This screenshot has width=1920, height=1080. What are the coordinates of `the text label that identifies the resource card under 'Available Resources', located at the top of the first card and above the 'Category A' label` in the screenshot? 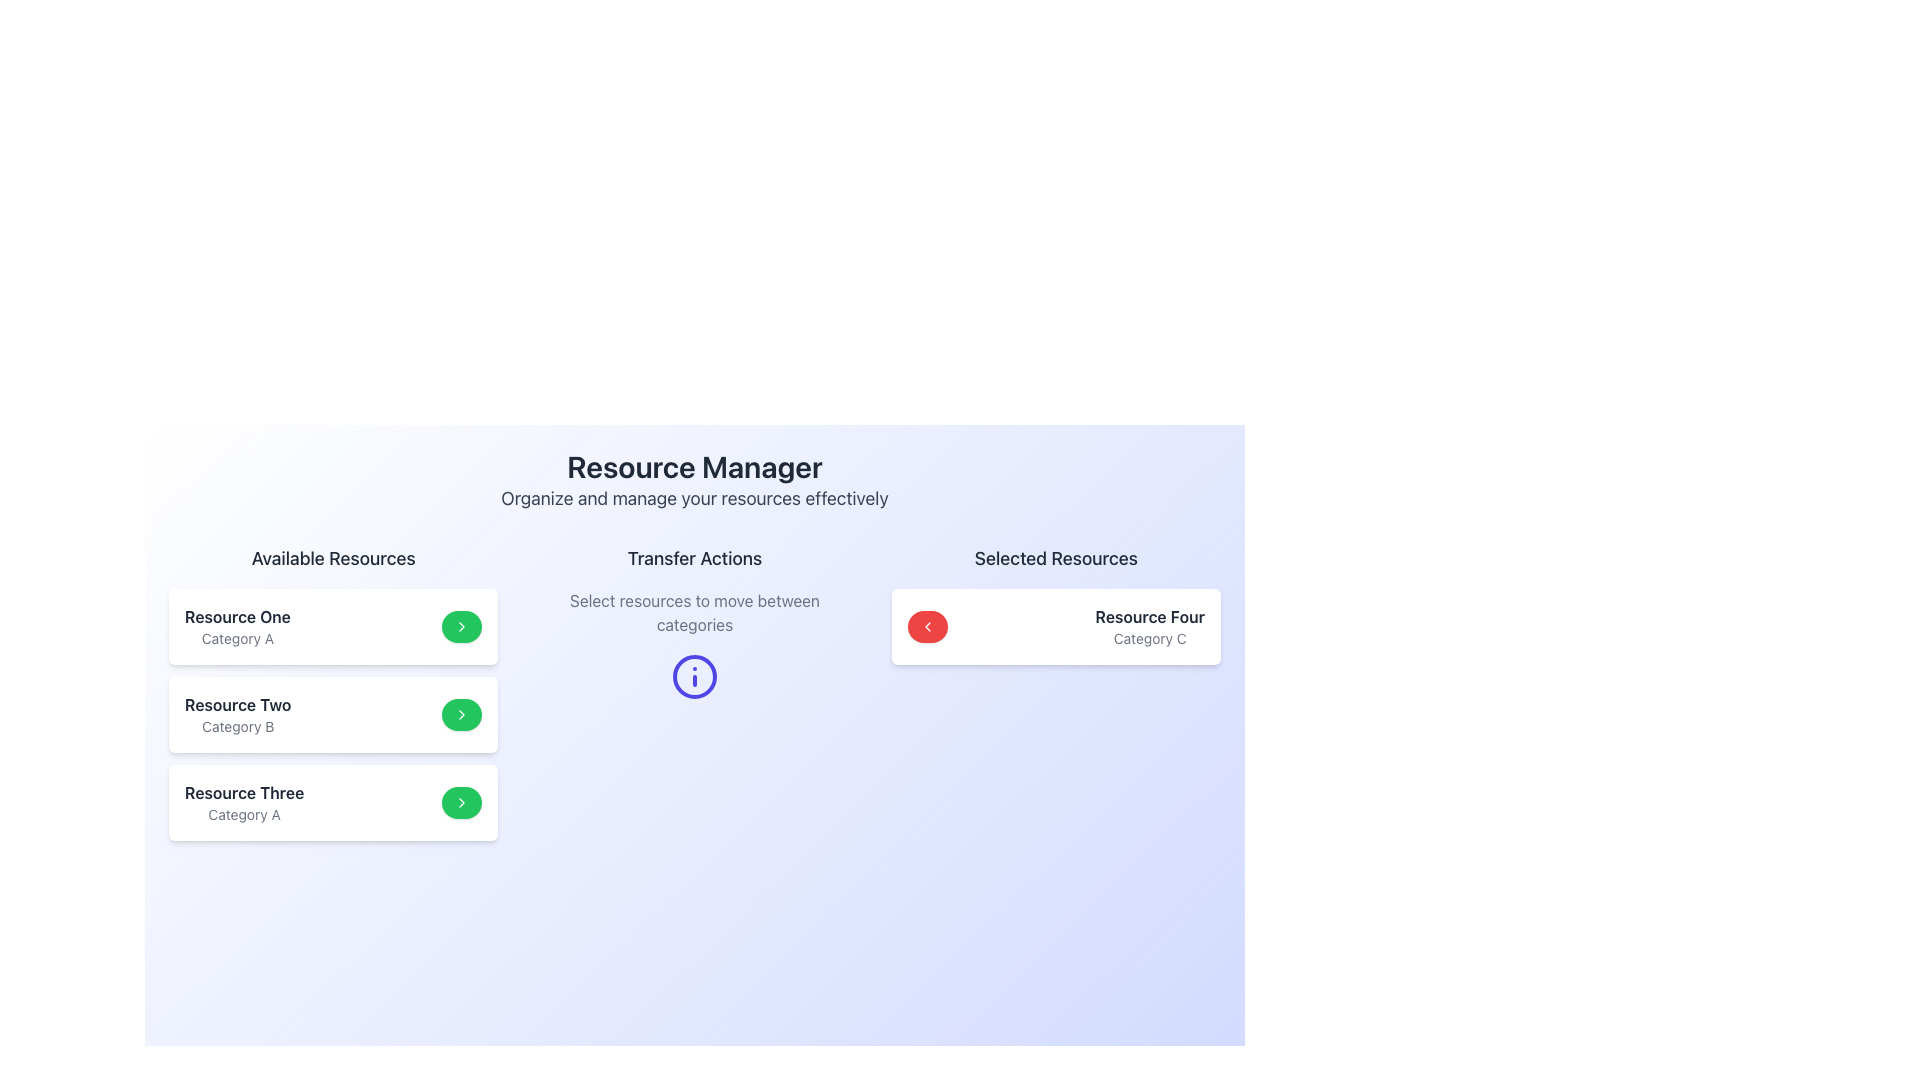 It's located at (237, 616).